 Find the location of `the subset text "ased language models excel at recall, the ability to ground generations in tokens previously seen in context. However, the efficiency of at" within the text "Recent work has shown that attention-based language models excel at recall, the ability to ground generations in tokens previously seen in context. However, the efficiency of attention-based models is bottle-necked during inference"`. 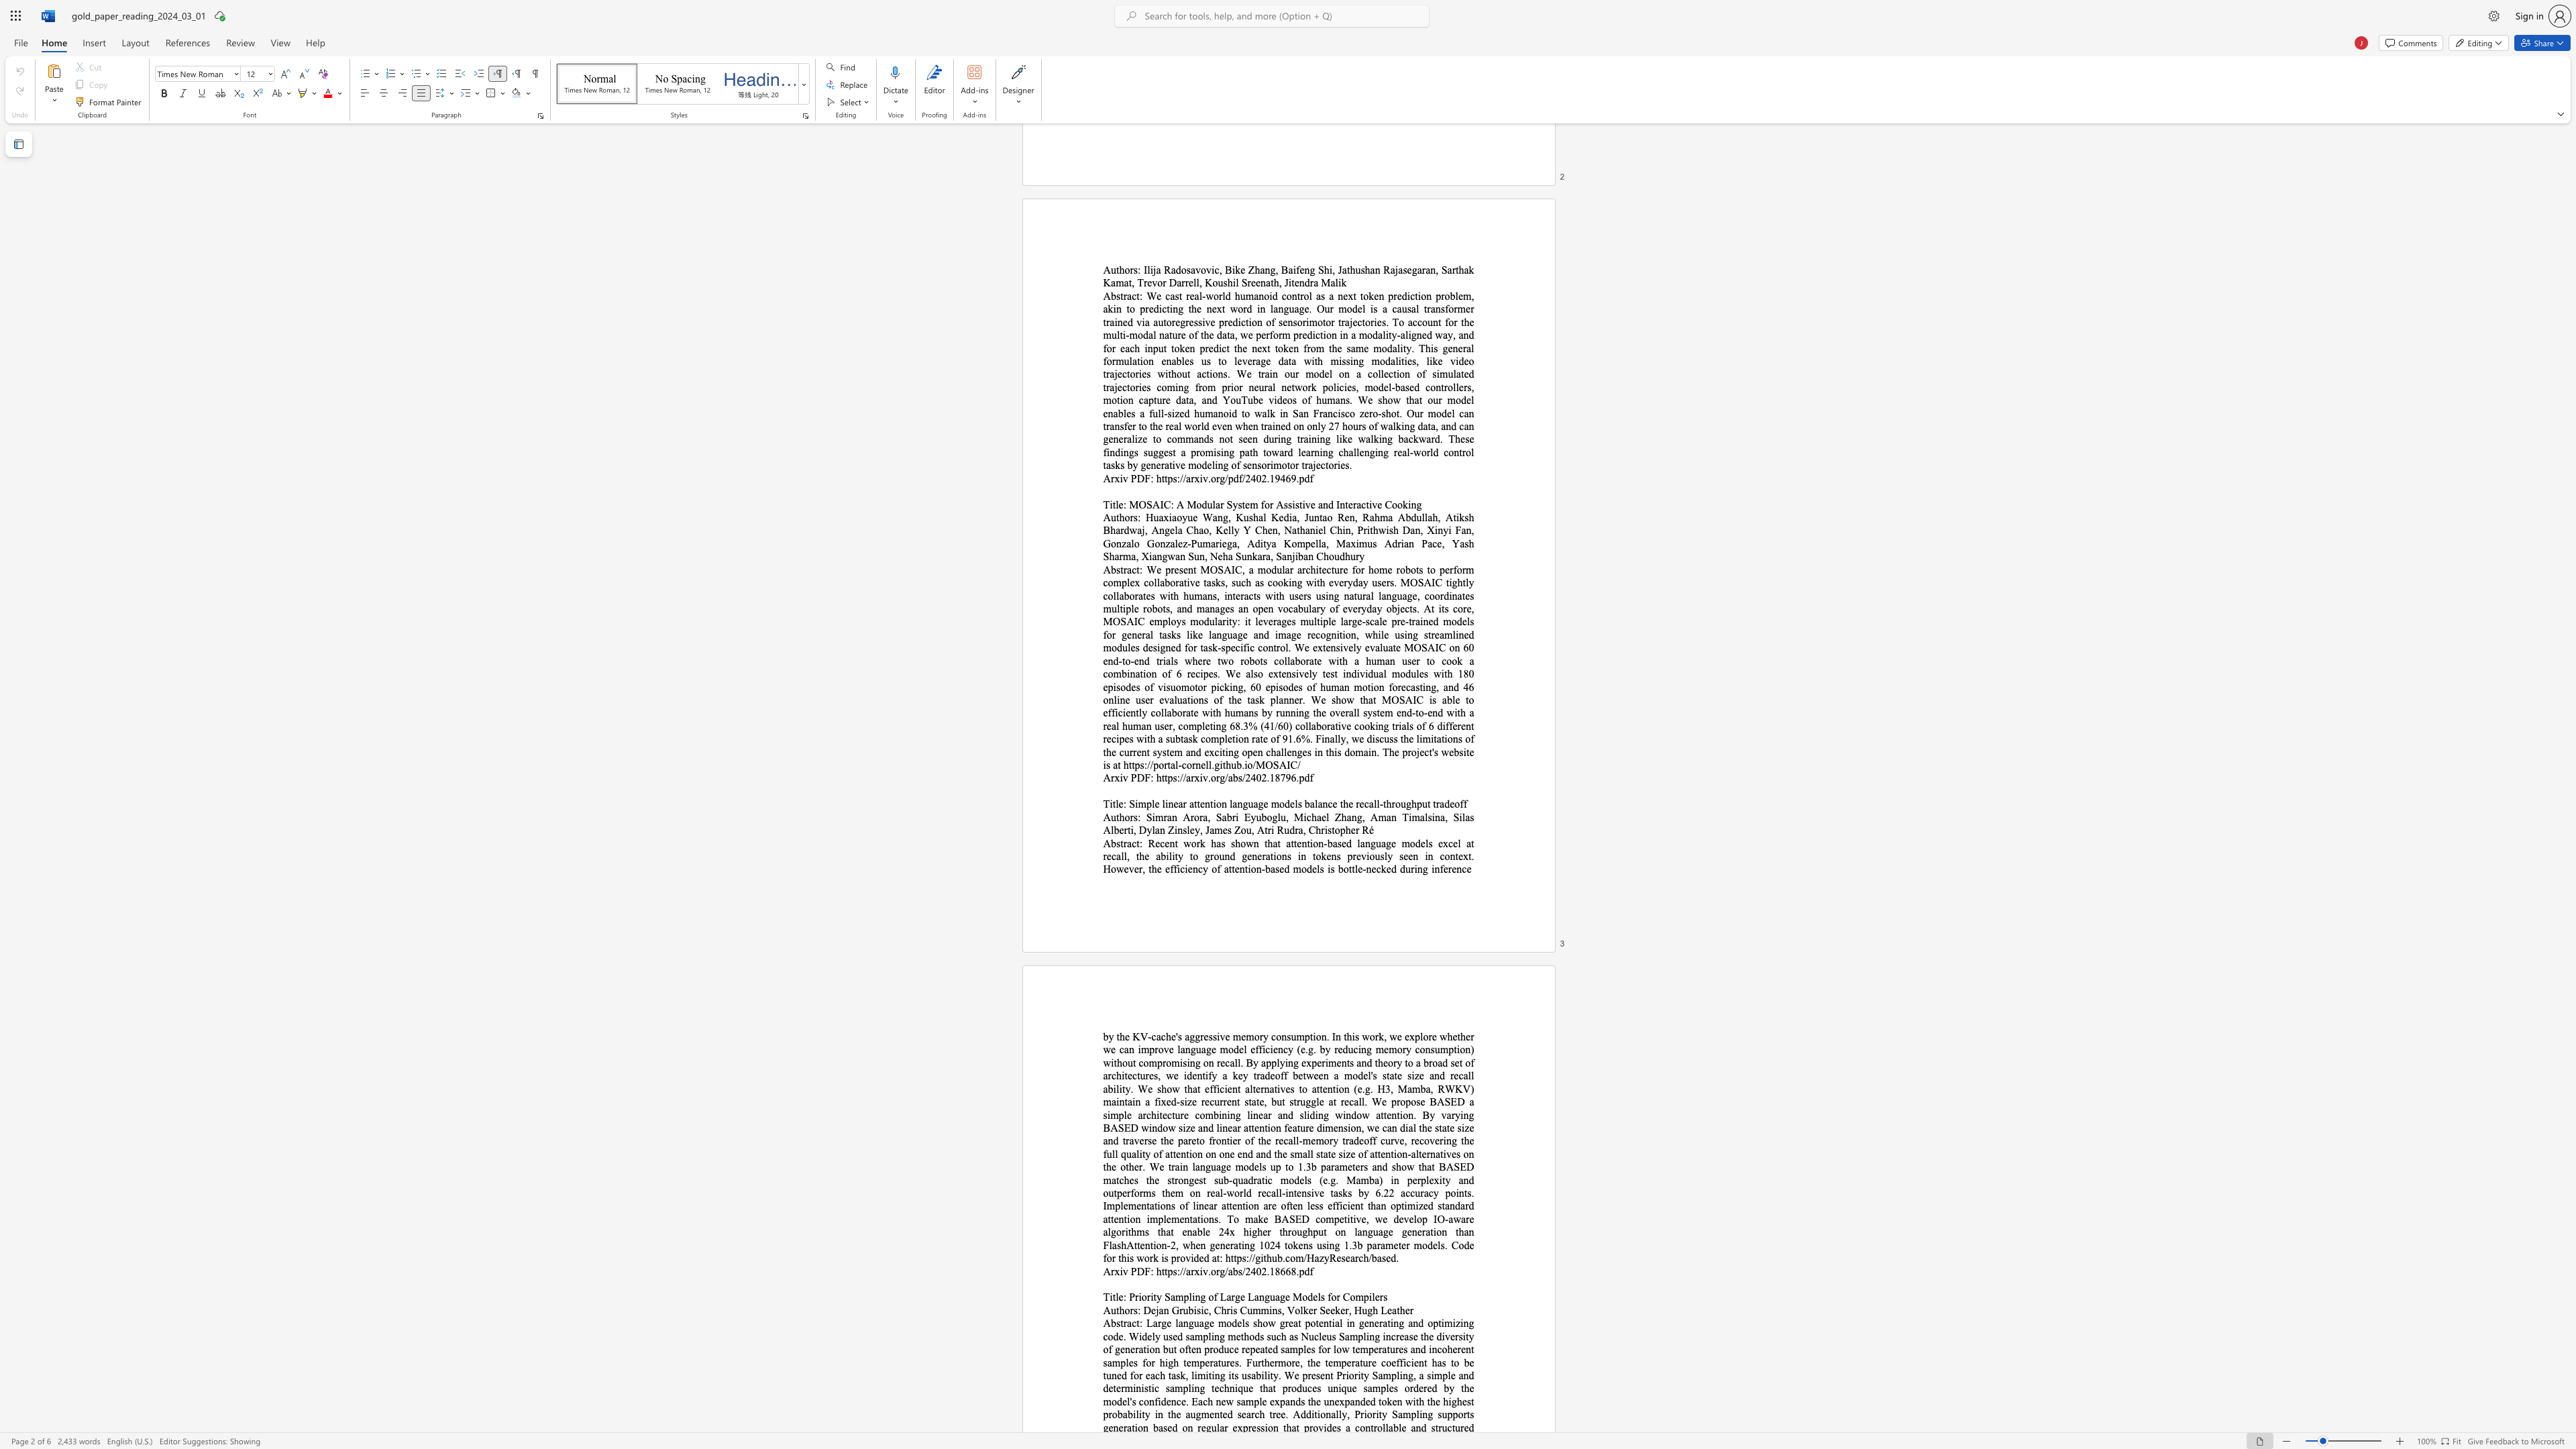

the subset text "ased language models excel at recall, the ability to ground generations in tokens previously seen in context. However, the efficiency of at" within the text "Recent work has shown that attention-based language models excel at recall, the ability to ground generations in tokens previously seen in context. However, the efficiency of attention-based models is bottle-necked during inference" is located at coordinates (1332, 843).